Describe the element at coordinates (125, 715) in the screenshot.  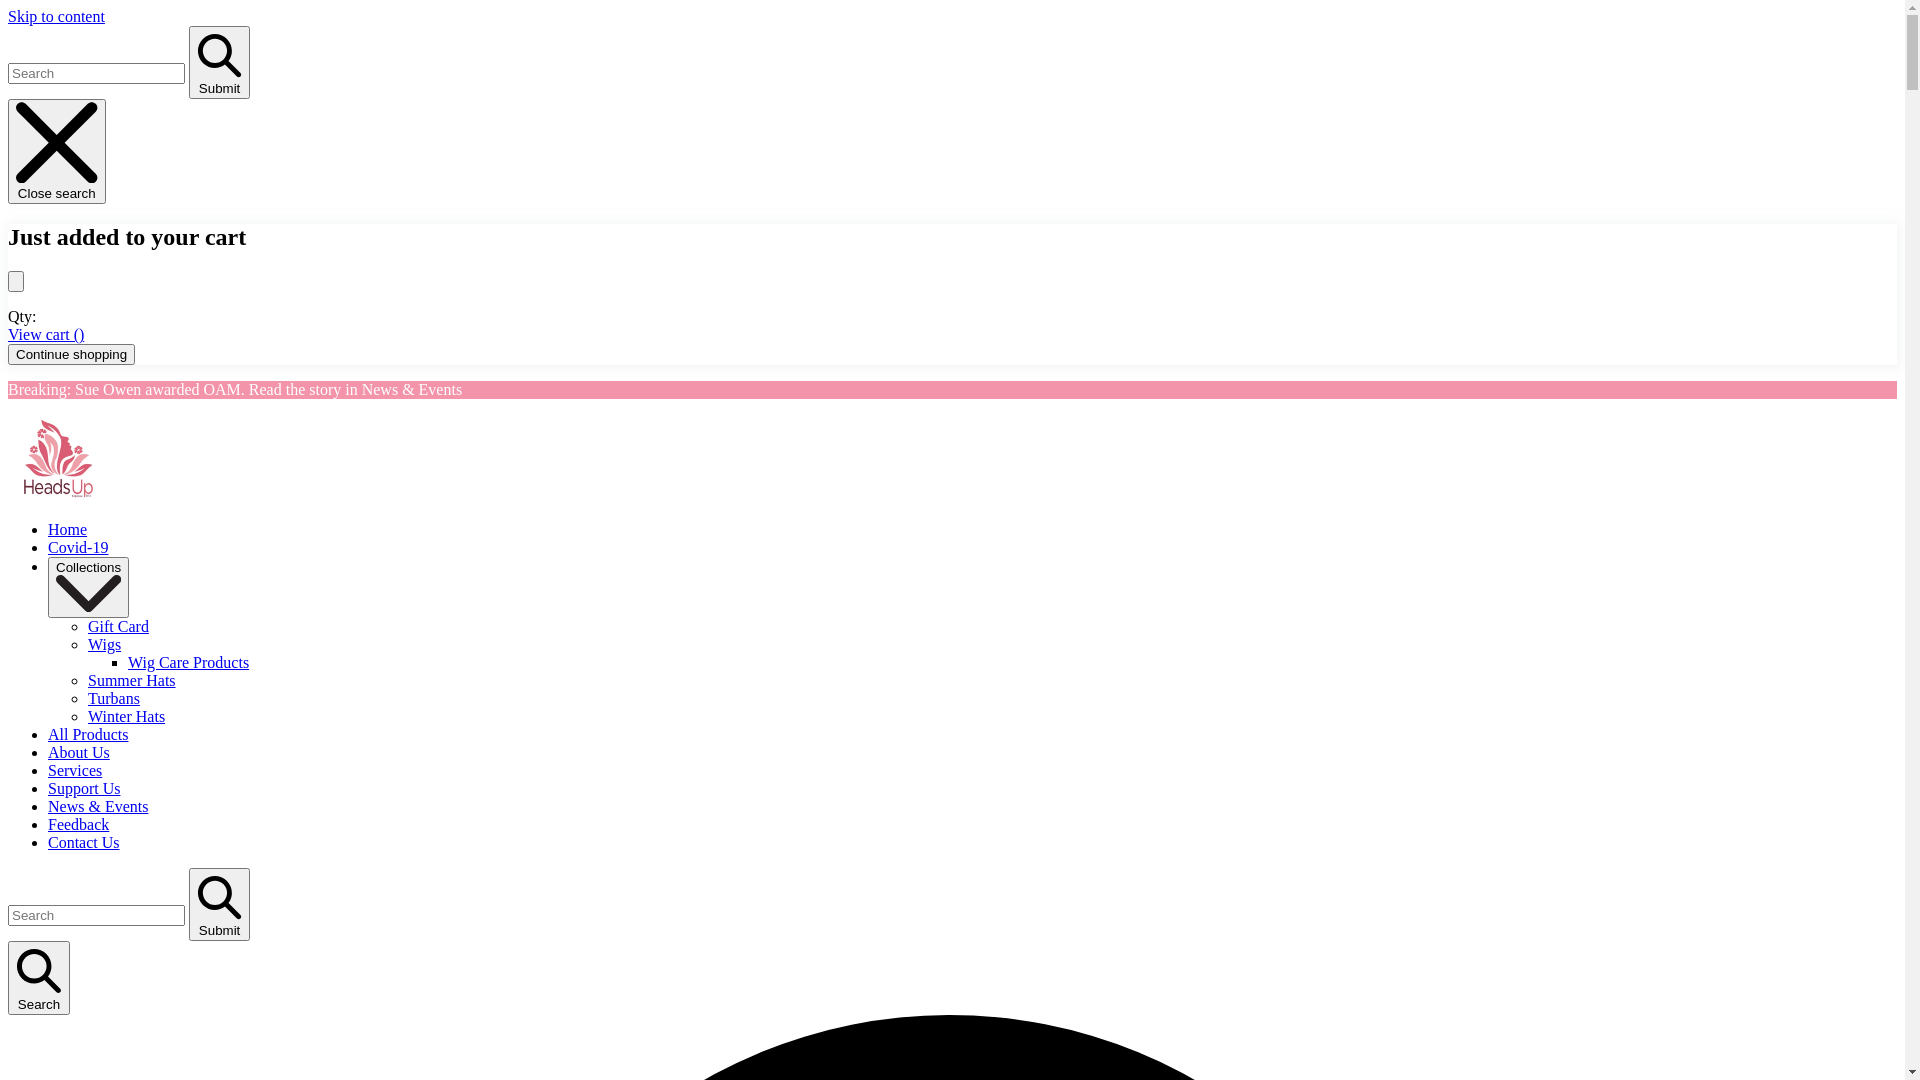
I see `'Winter Hats'` at that location.